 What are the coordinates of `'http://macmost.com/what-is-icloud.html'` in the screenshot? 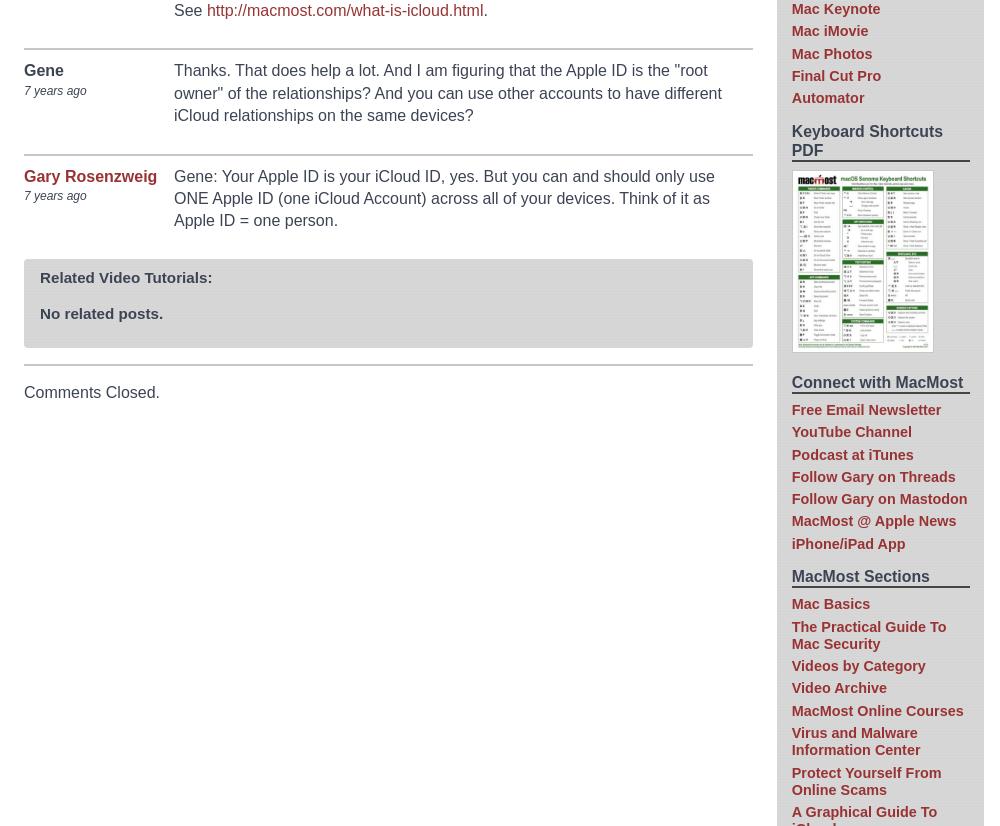 It's located at (343, 10).